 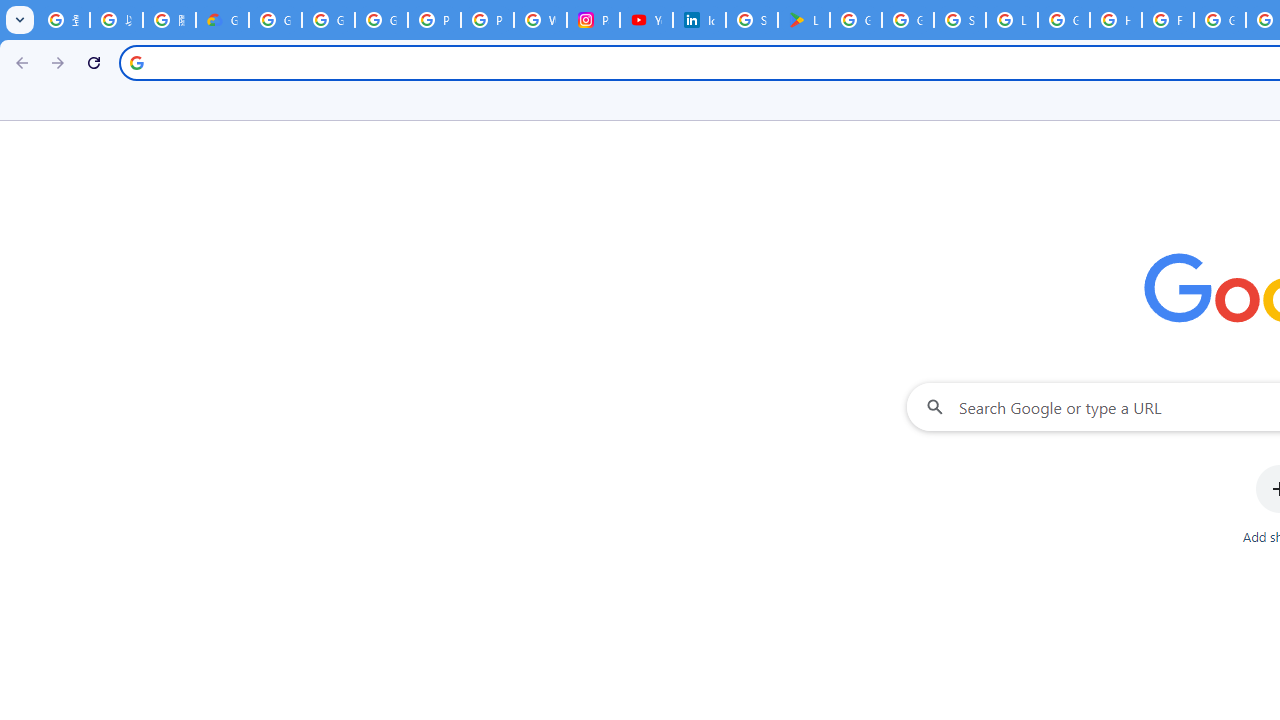 I want to click on 'Google Workspace - Specific Terms', so click(x=907, y=20).